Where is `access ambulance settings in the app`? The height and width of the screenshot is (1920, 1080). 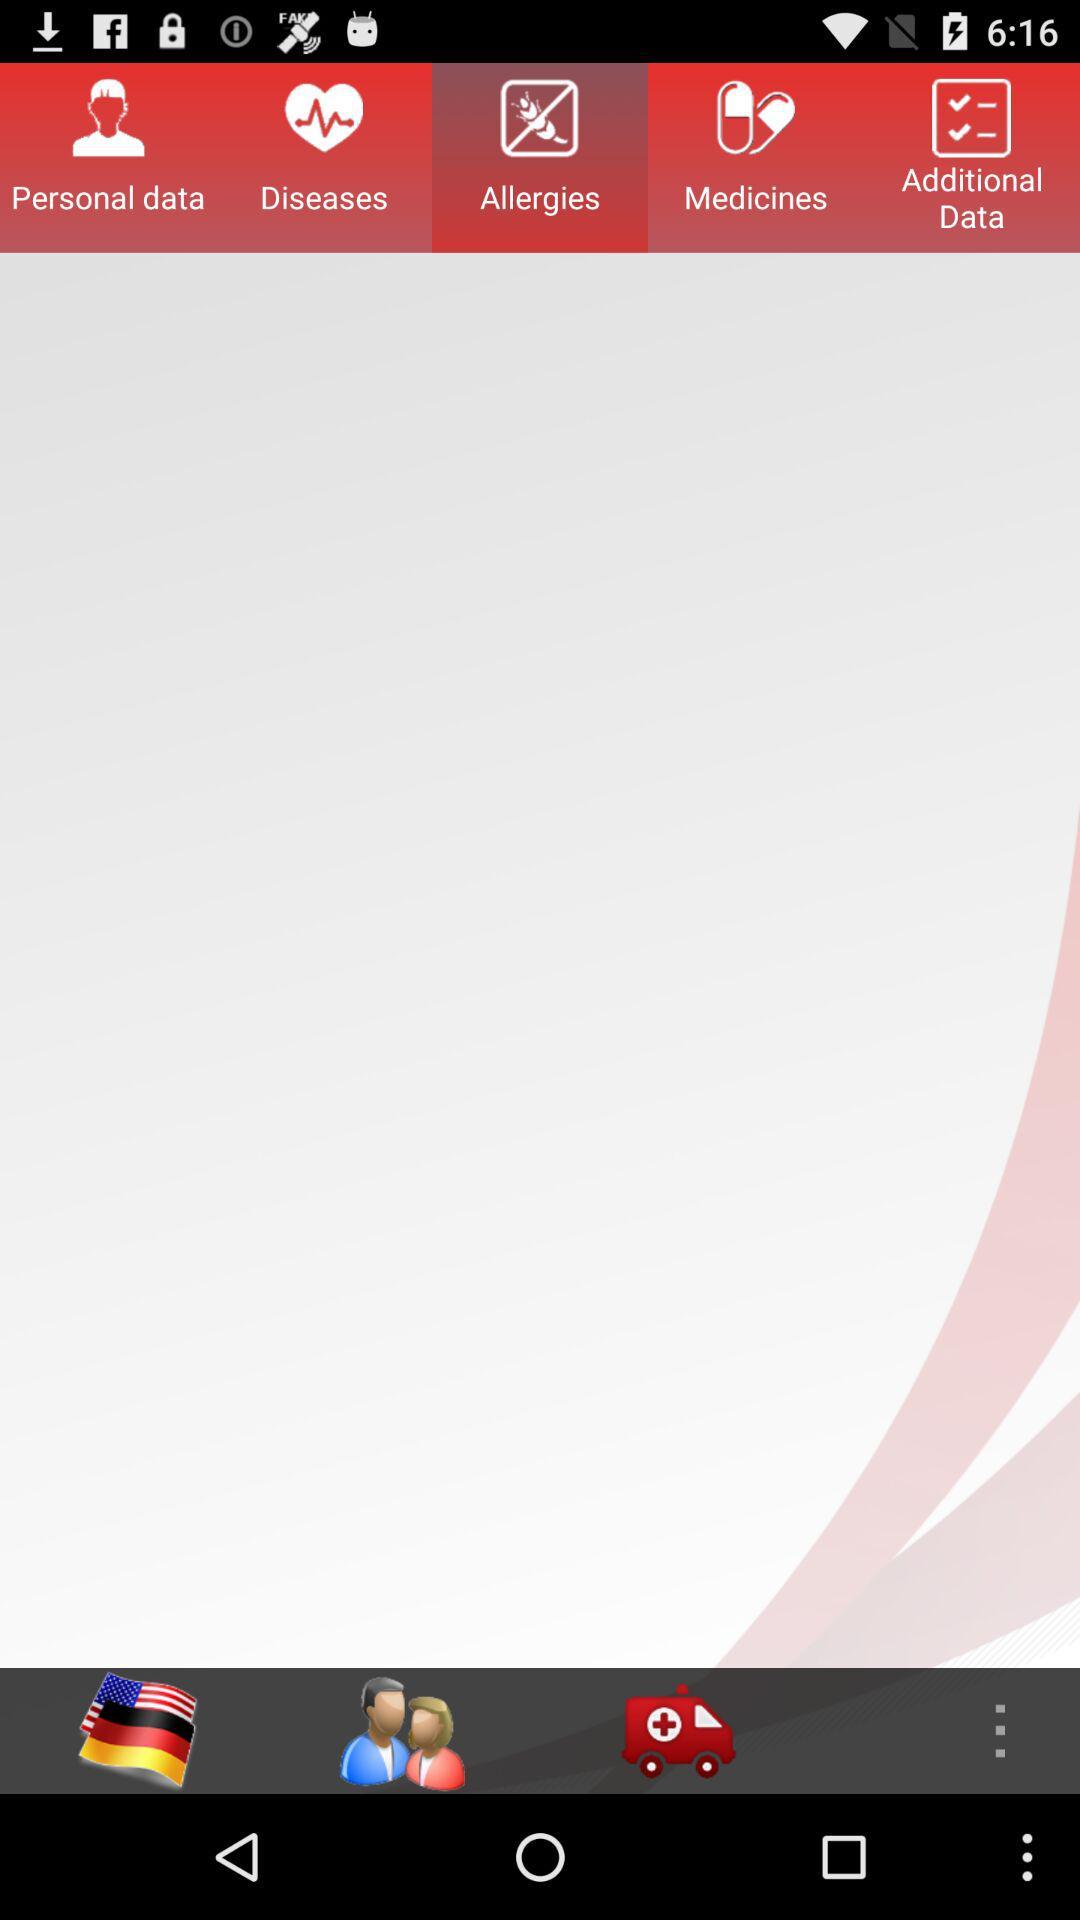 access ambulance settings in the app is located at coordinates (677, 1730).